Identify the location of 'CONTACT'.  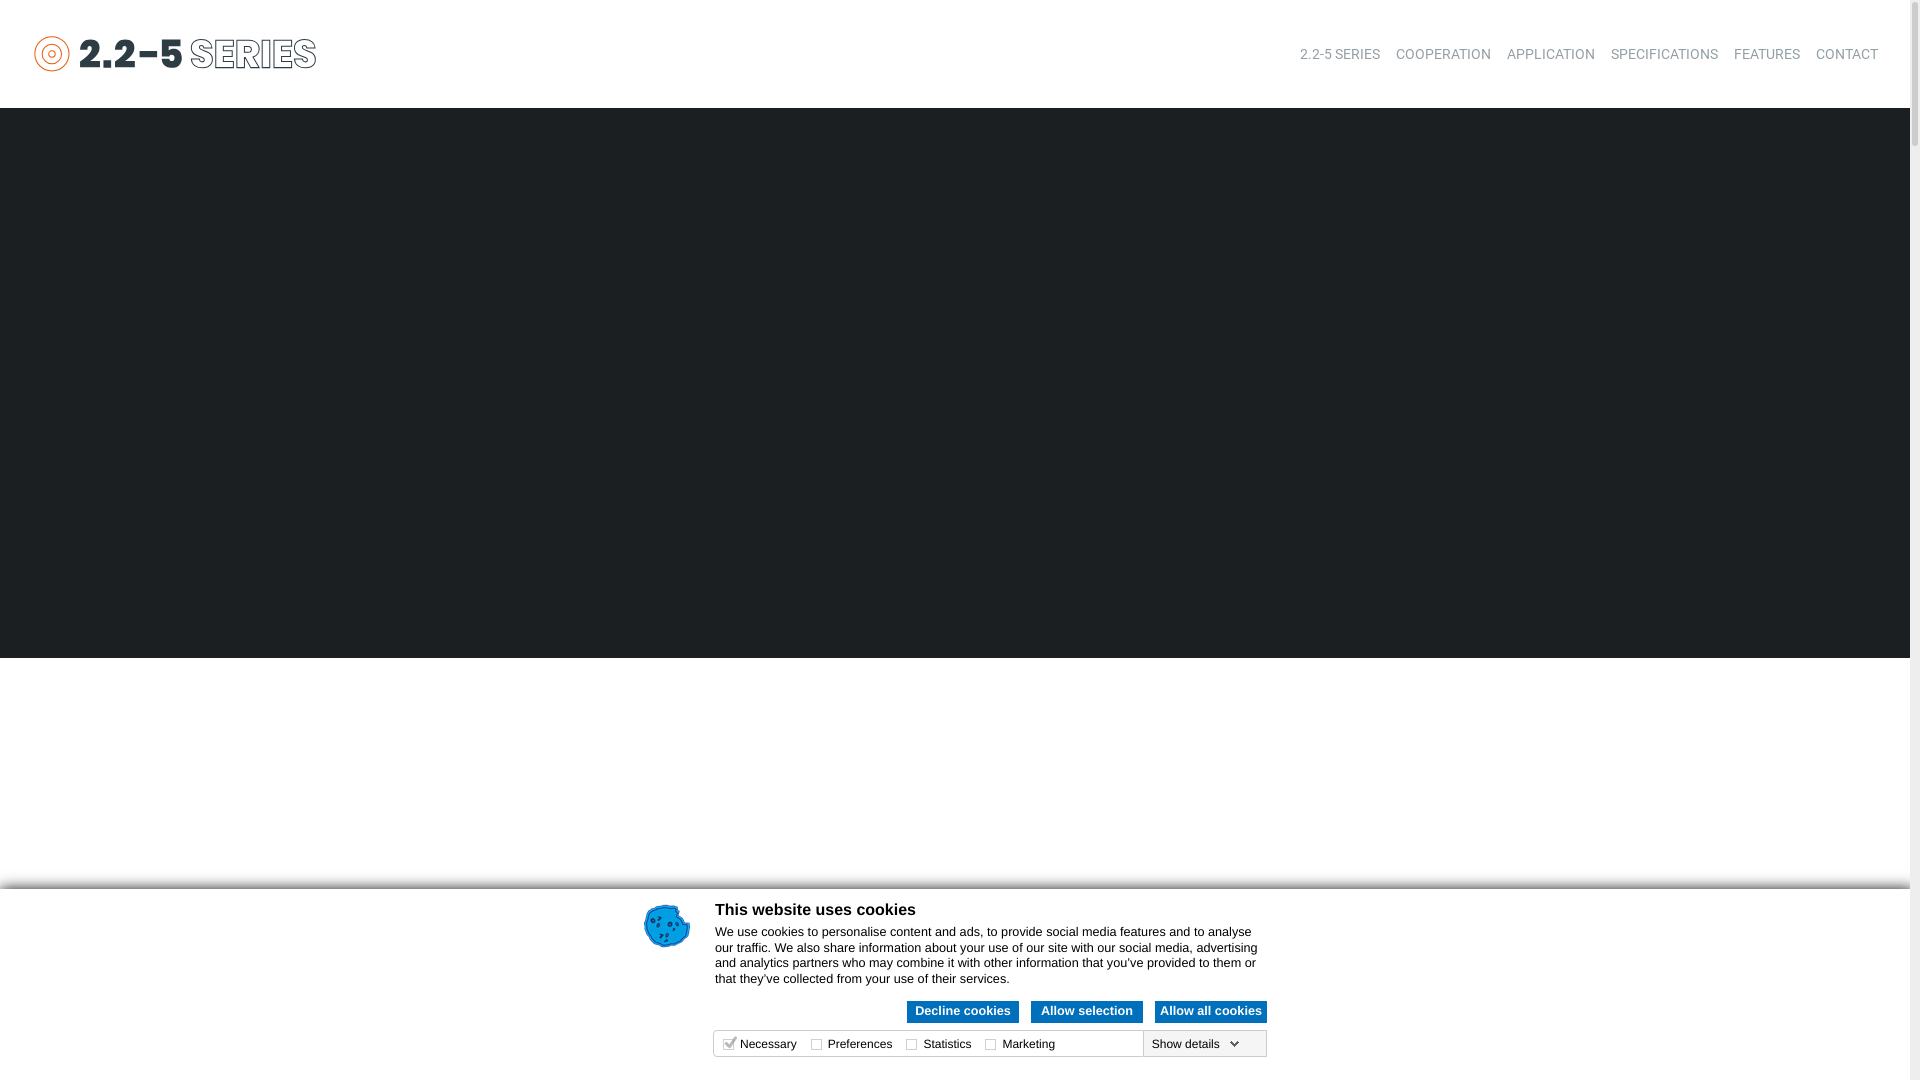
(1815, 53).